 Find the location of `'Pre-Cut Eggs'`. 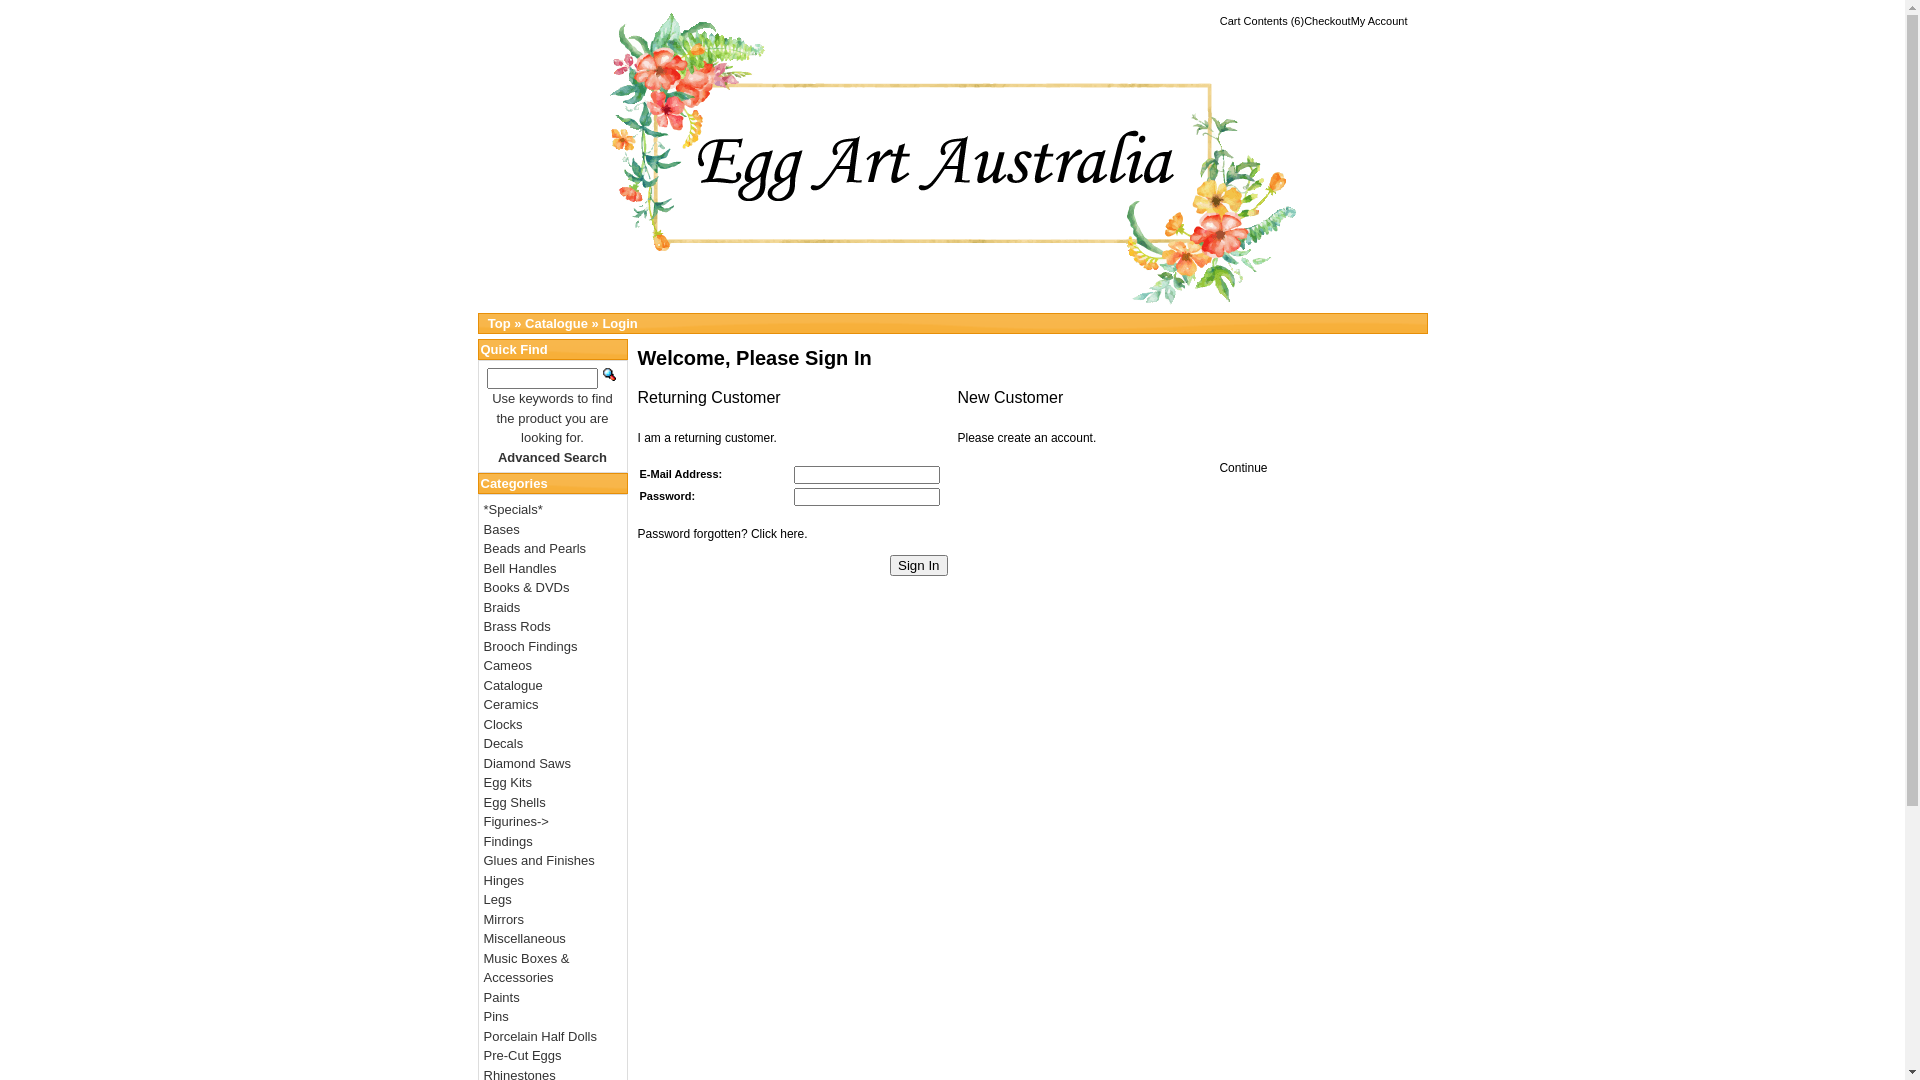

'Pre-Cut Eggs' is located at coordinates (523, 1054).